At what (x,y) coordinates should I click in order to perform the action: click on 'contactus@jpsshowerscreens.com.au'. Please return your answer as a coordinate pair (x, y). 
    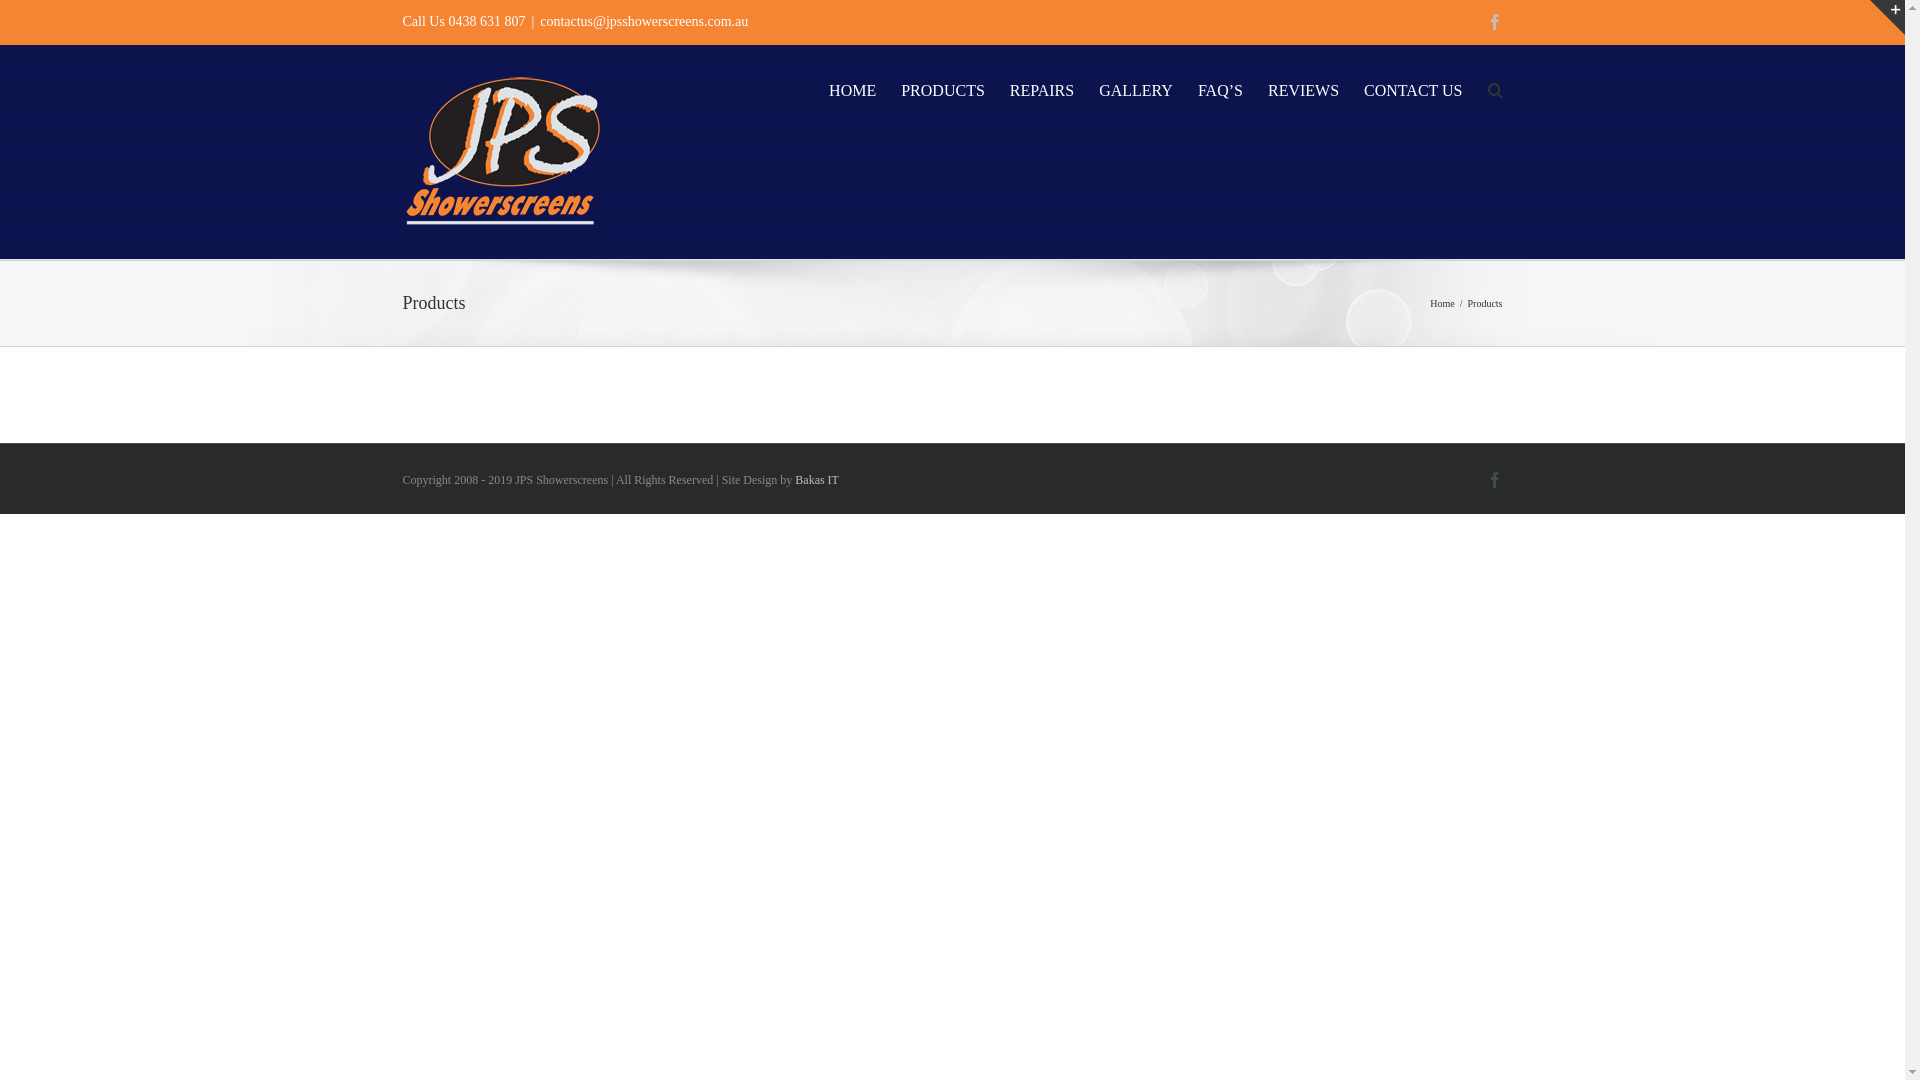
    Looking at the image, I should click on (643, 21).